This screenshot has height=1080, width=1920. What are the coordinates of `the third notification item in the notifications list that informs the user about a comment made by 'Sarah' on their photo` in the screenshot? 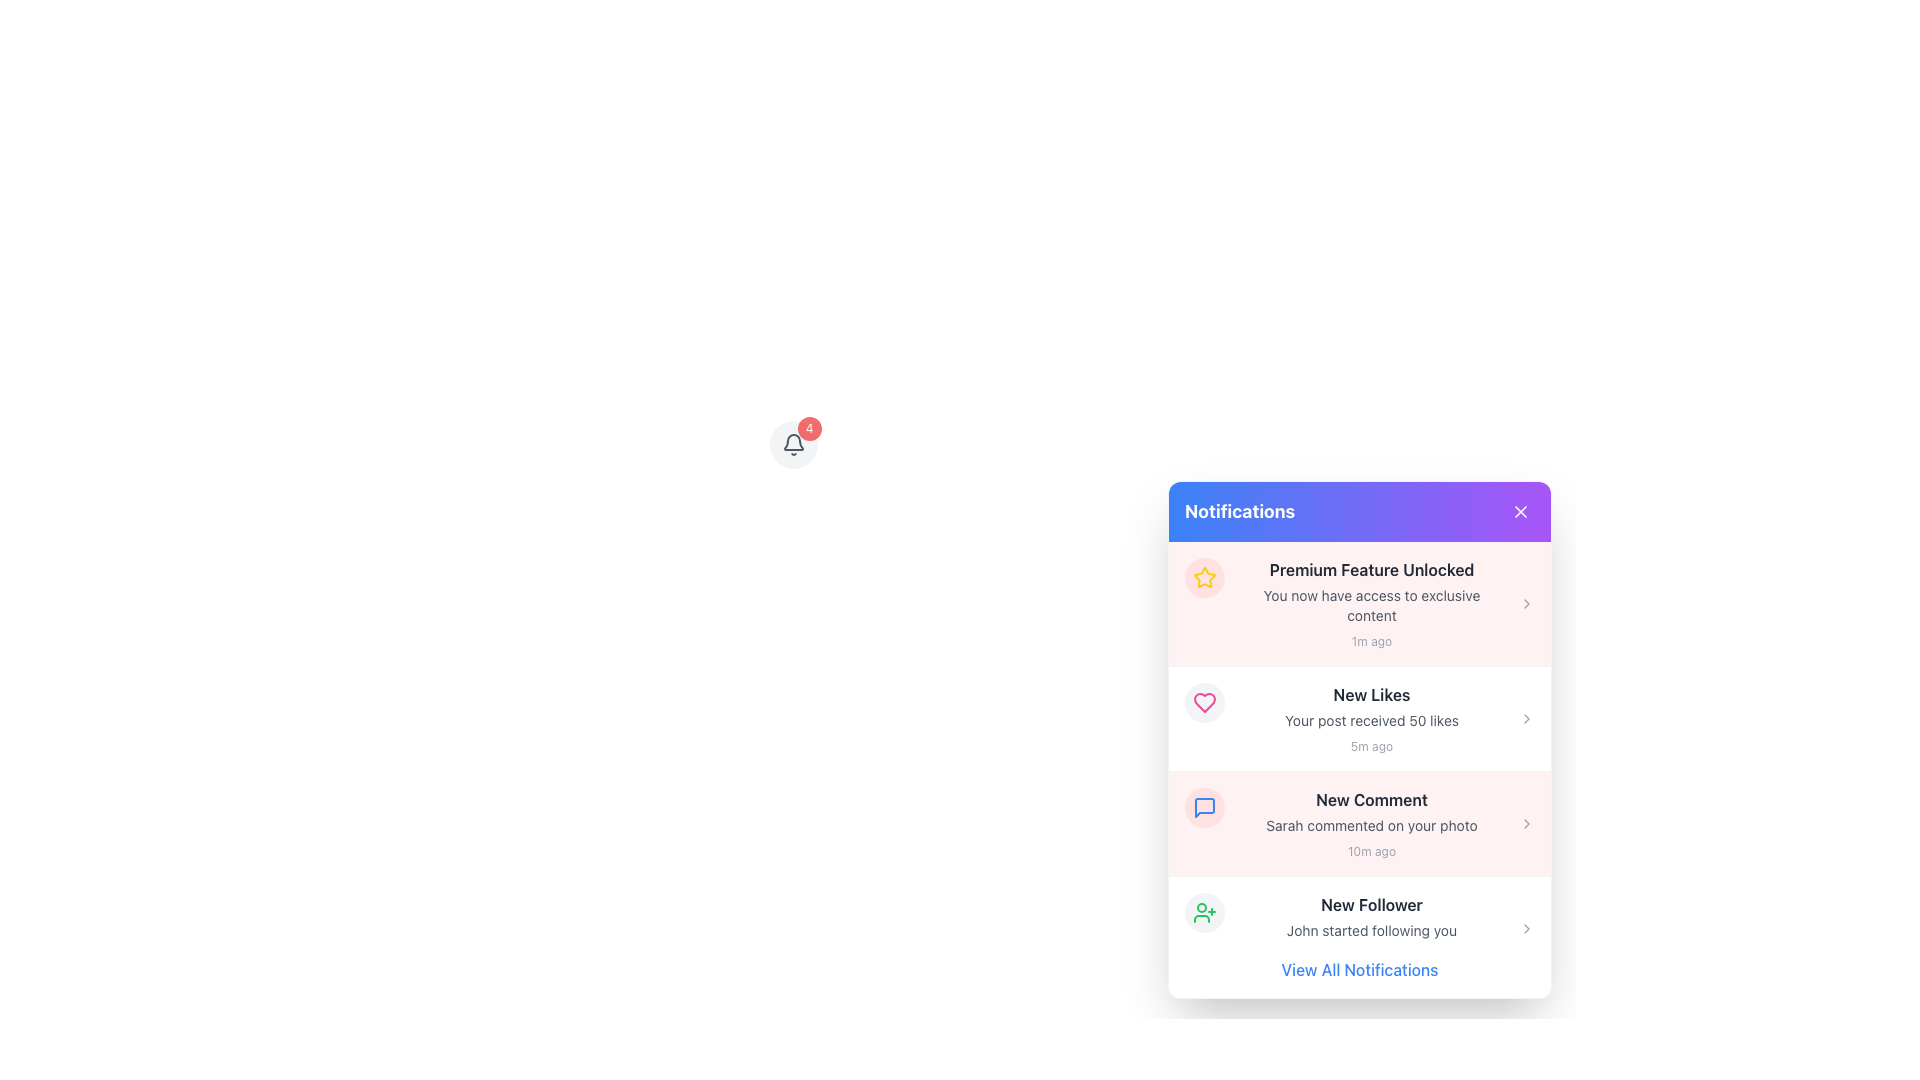 It's located at (1359, 824).